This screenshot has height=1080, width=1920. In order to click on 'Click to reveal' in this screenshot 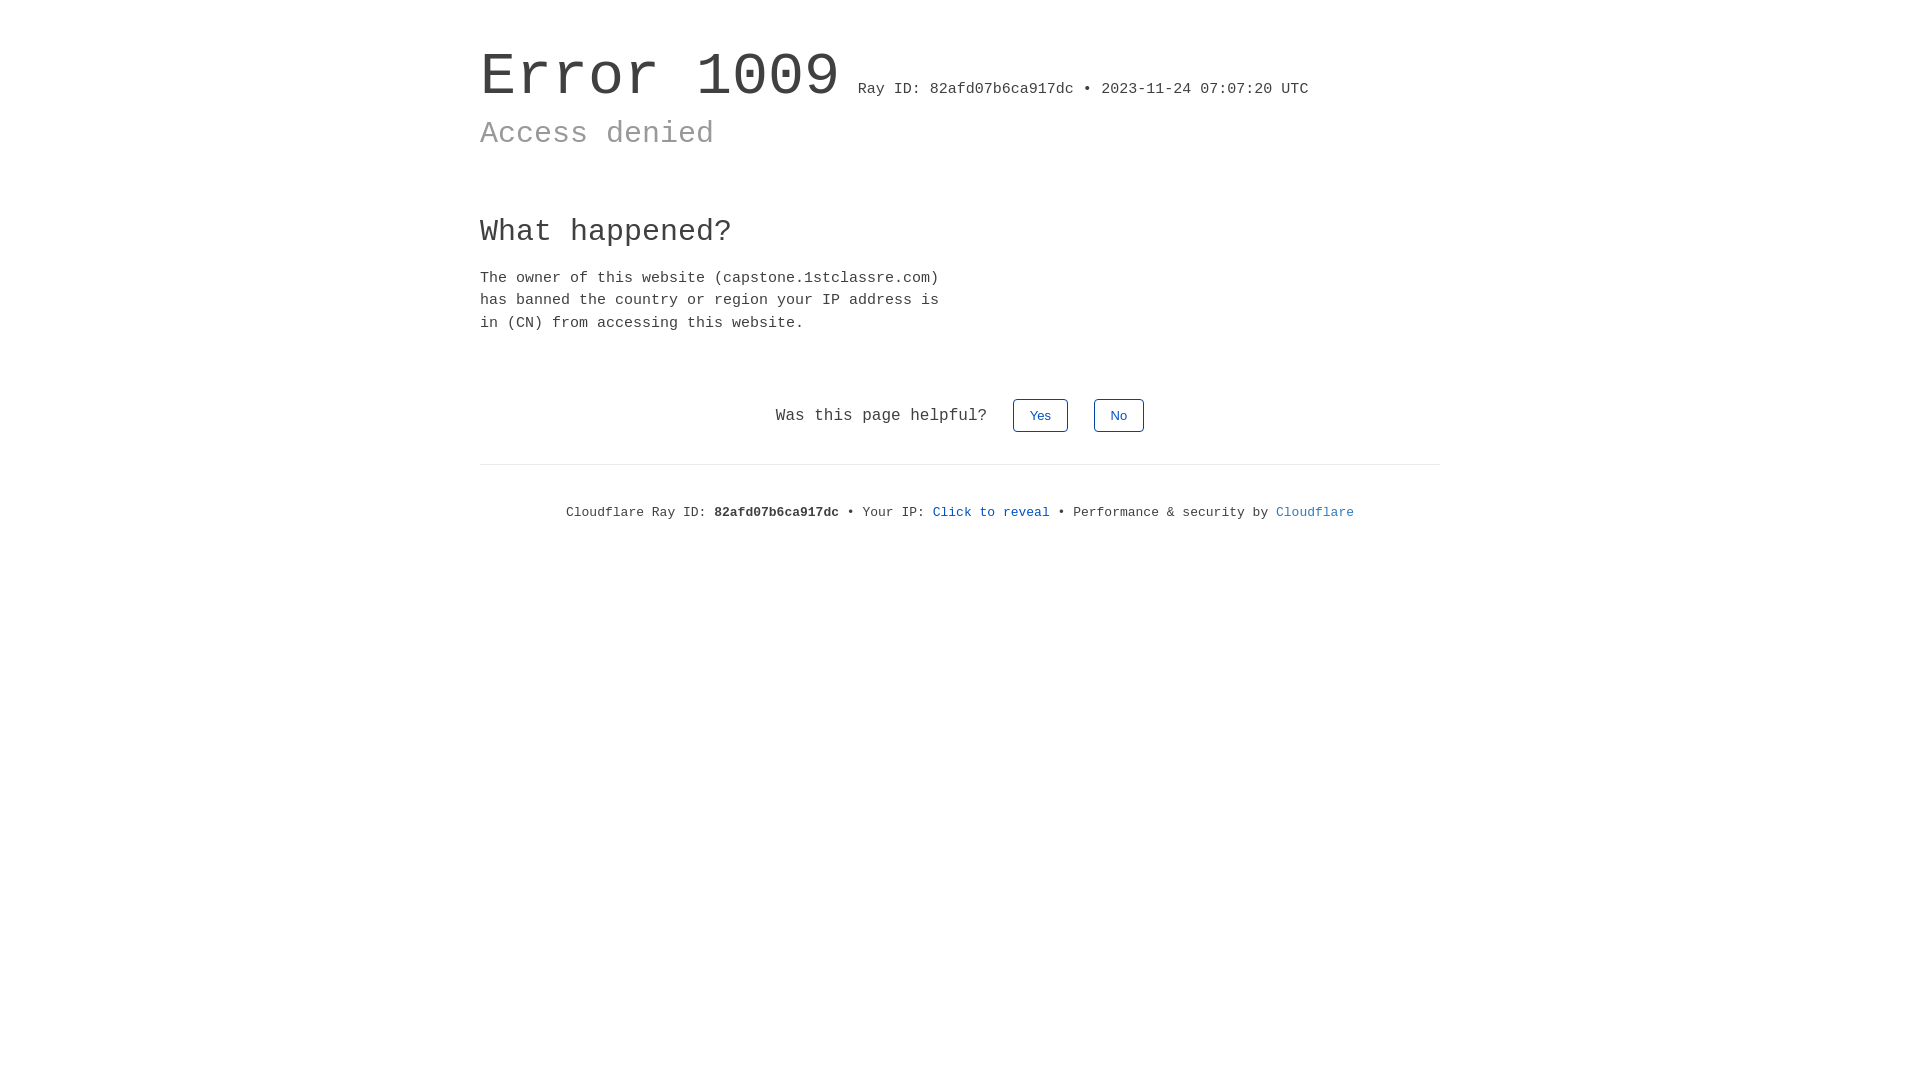, I will do `click(991, 511)`.